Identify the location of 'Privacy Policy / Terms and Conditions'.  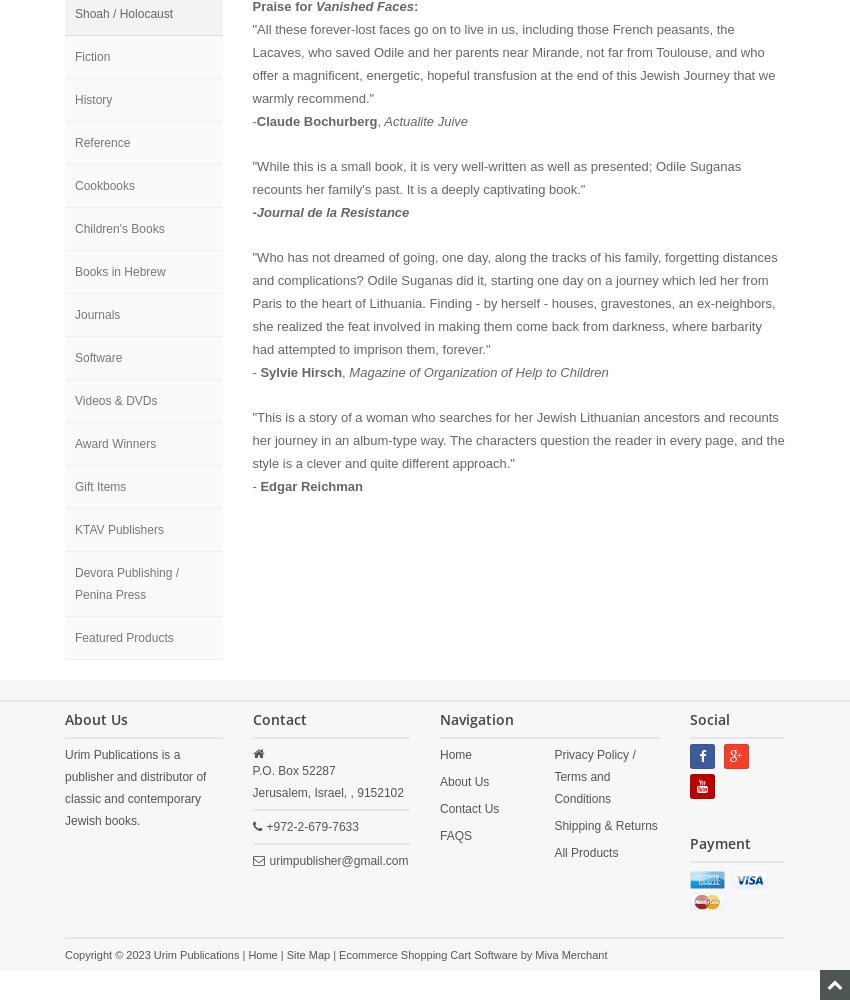
(594, 777).